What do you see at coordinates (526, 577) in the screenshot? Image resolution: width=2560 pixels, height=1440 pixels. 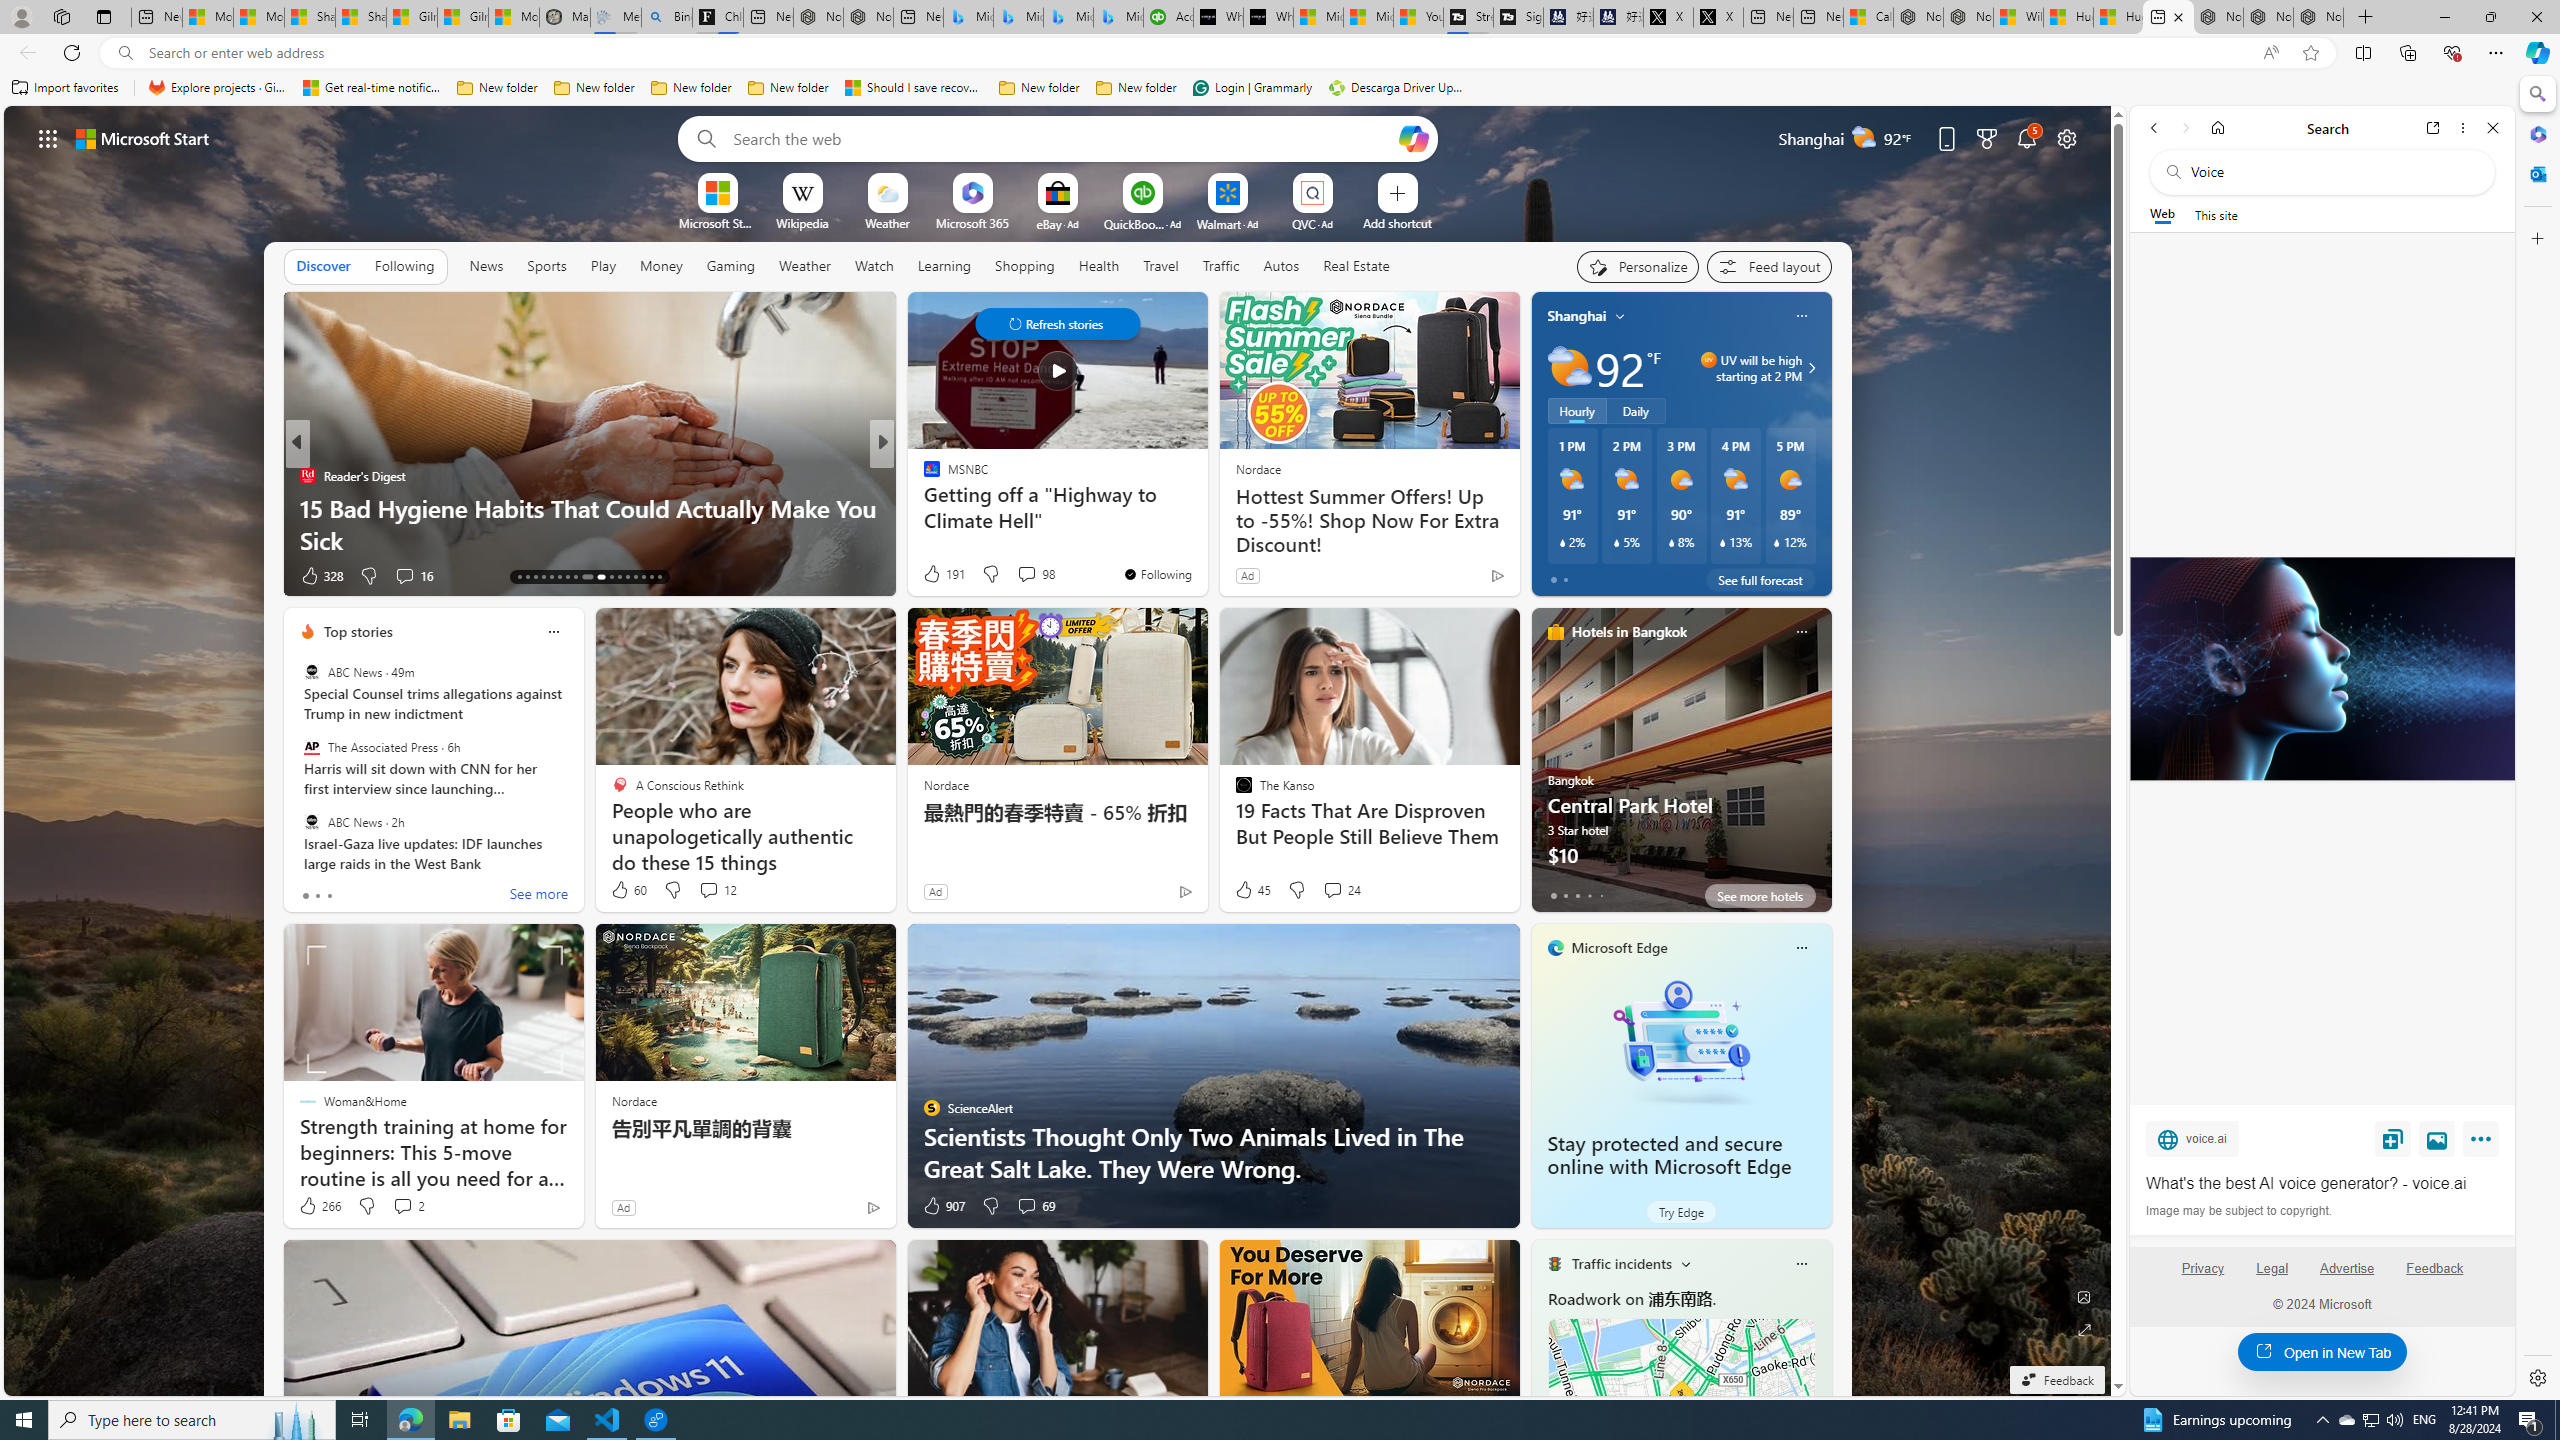 I see `'AutomationID: tab-14'` at bounding box center [526, 577].